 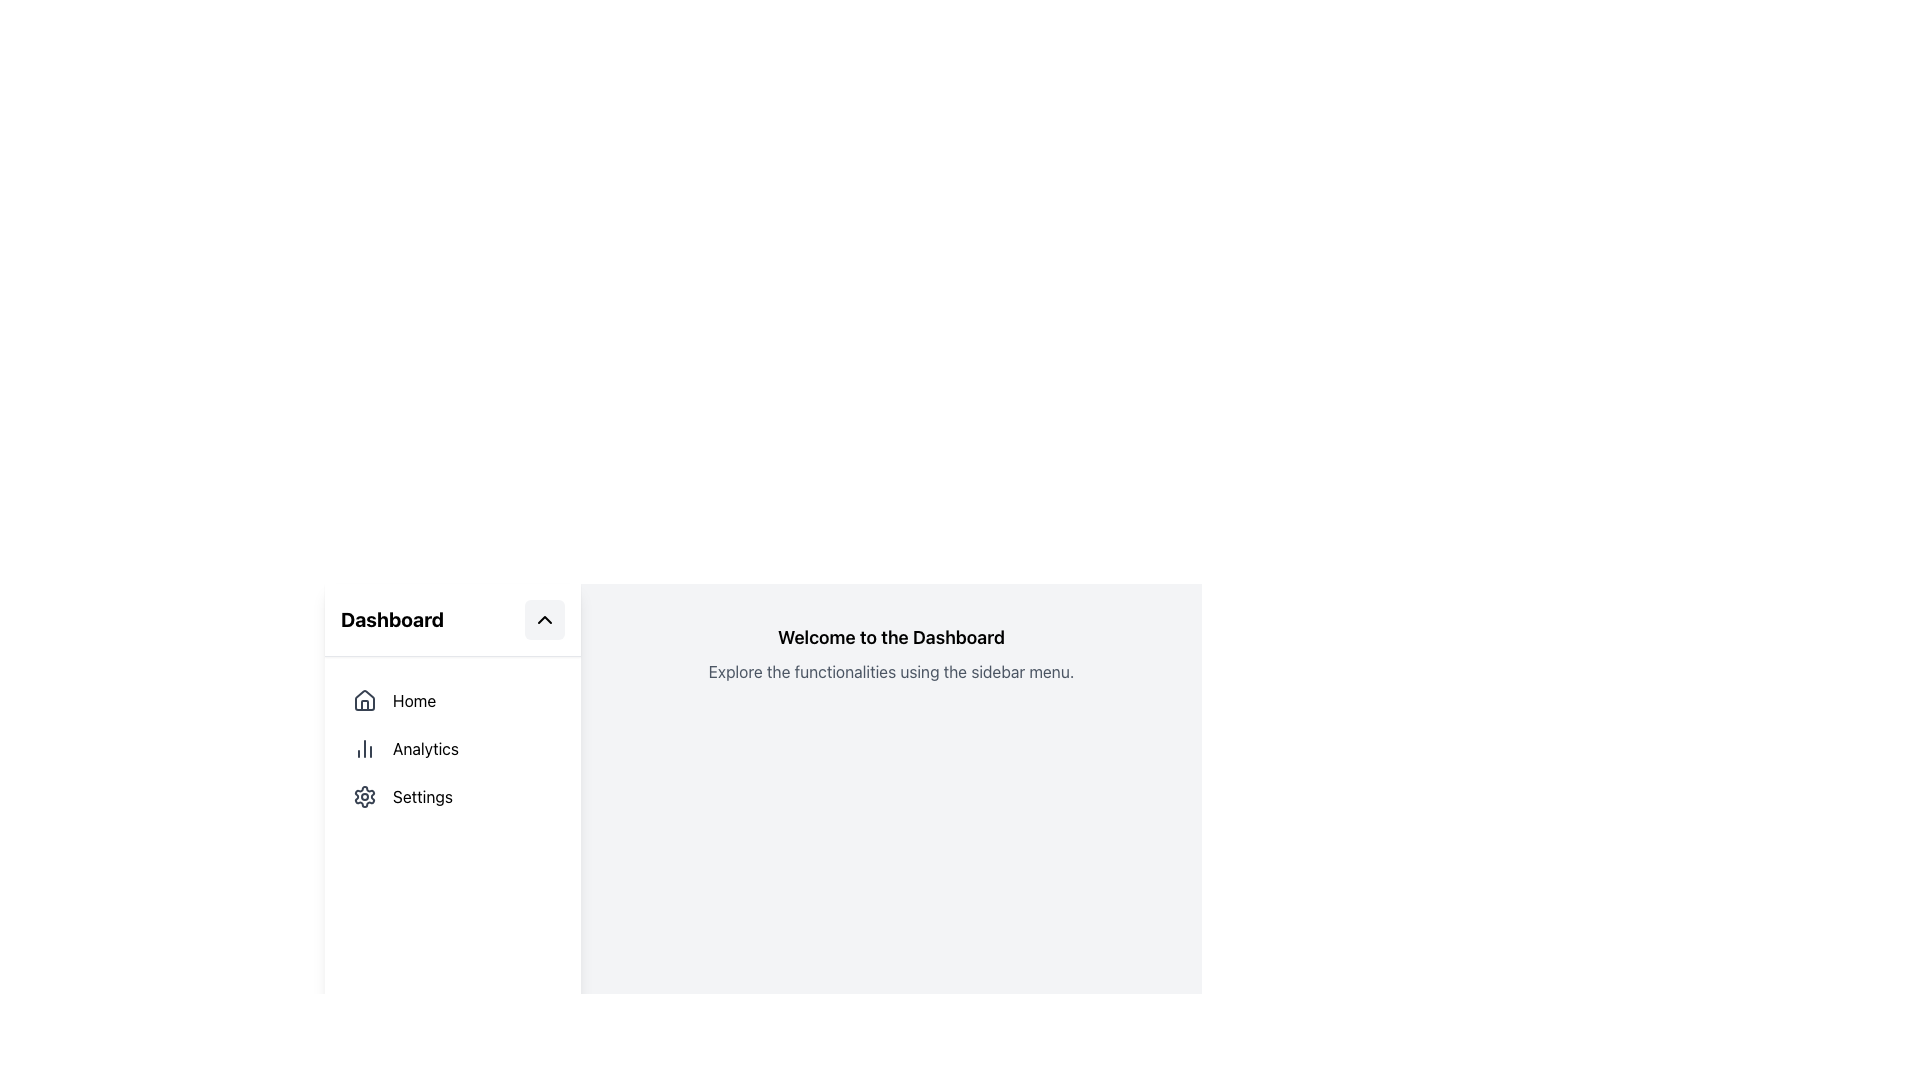 What do you see at coordinates (364, 698) in the screenshot?
I see `the house icon graphic in the left sidebar under the 'Dashboard' title` at bounding box center [364, 698].